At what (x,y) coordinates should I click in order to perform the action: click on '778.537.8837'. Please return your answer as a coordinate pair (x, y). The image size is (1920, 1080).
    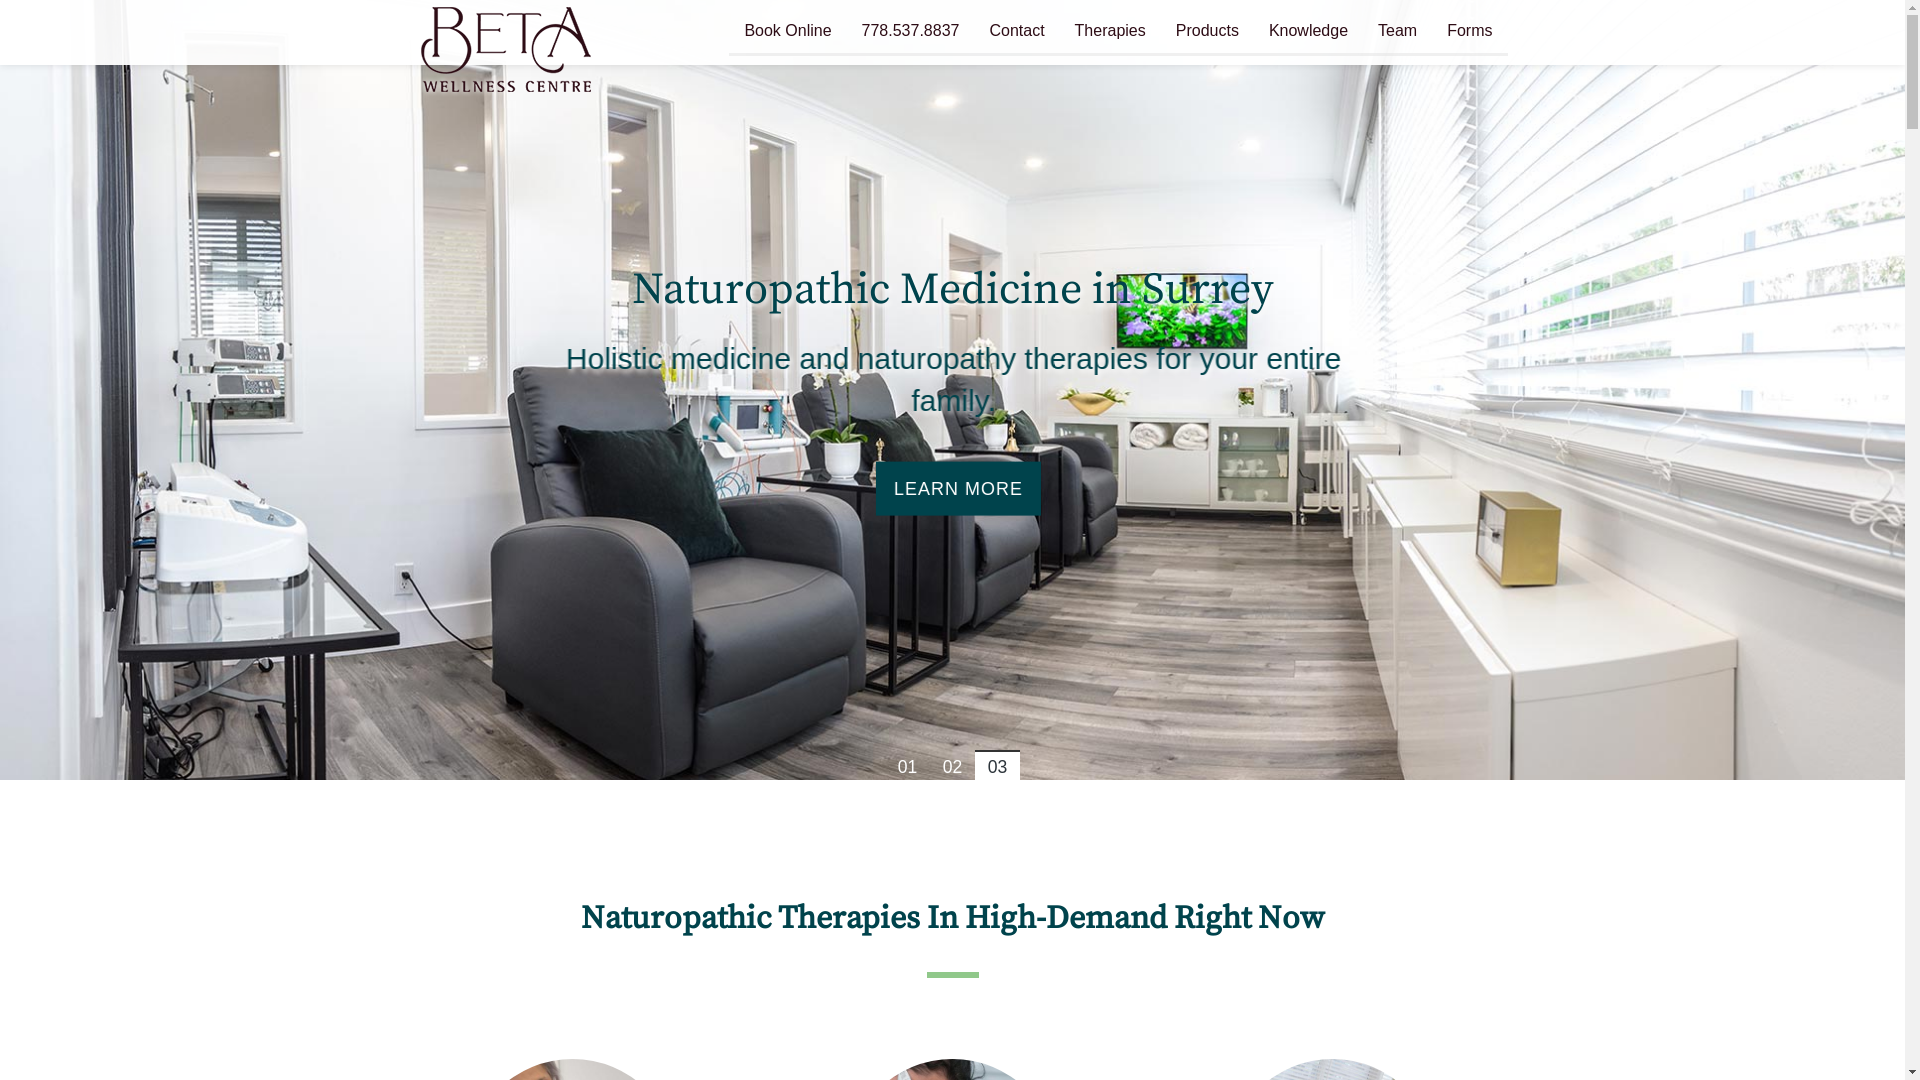
    Looking at the image, I should click on (910, 33).